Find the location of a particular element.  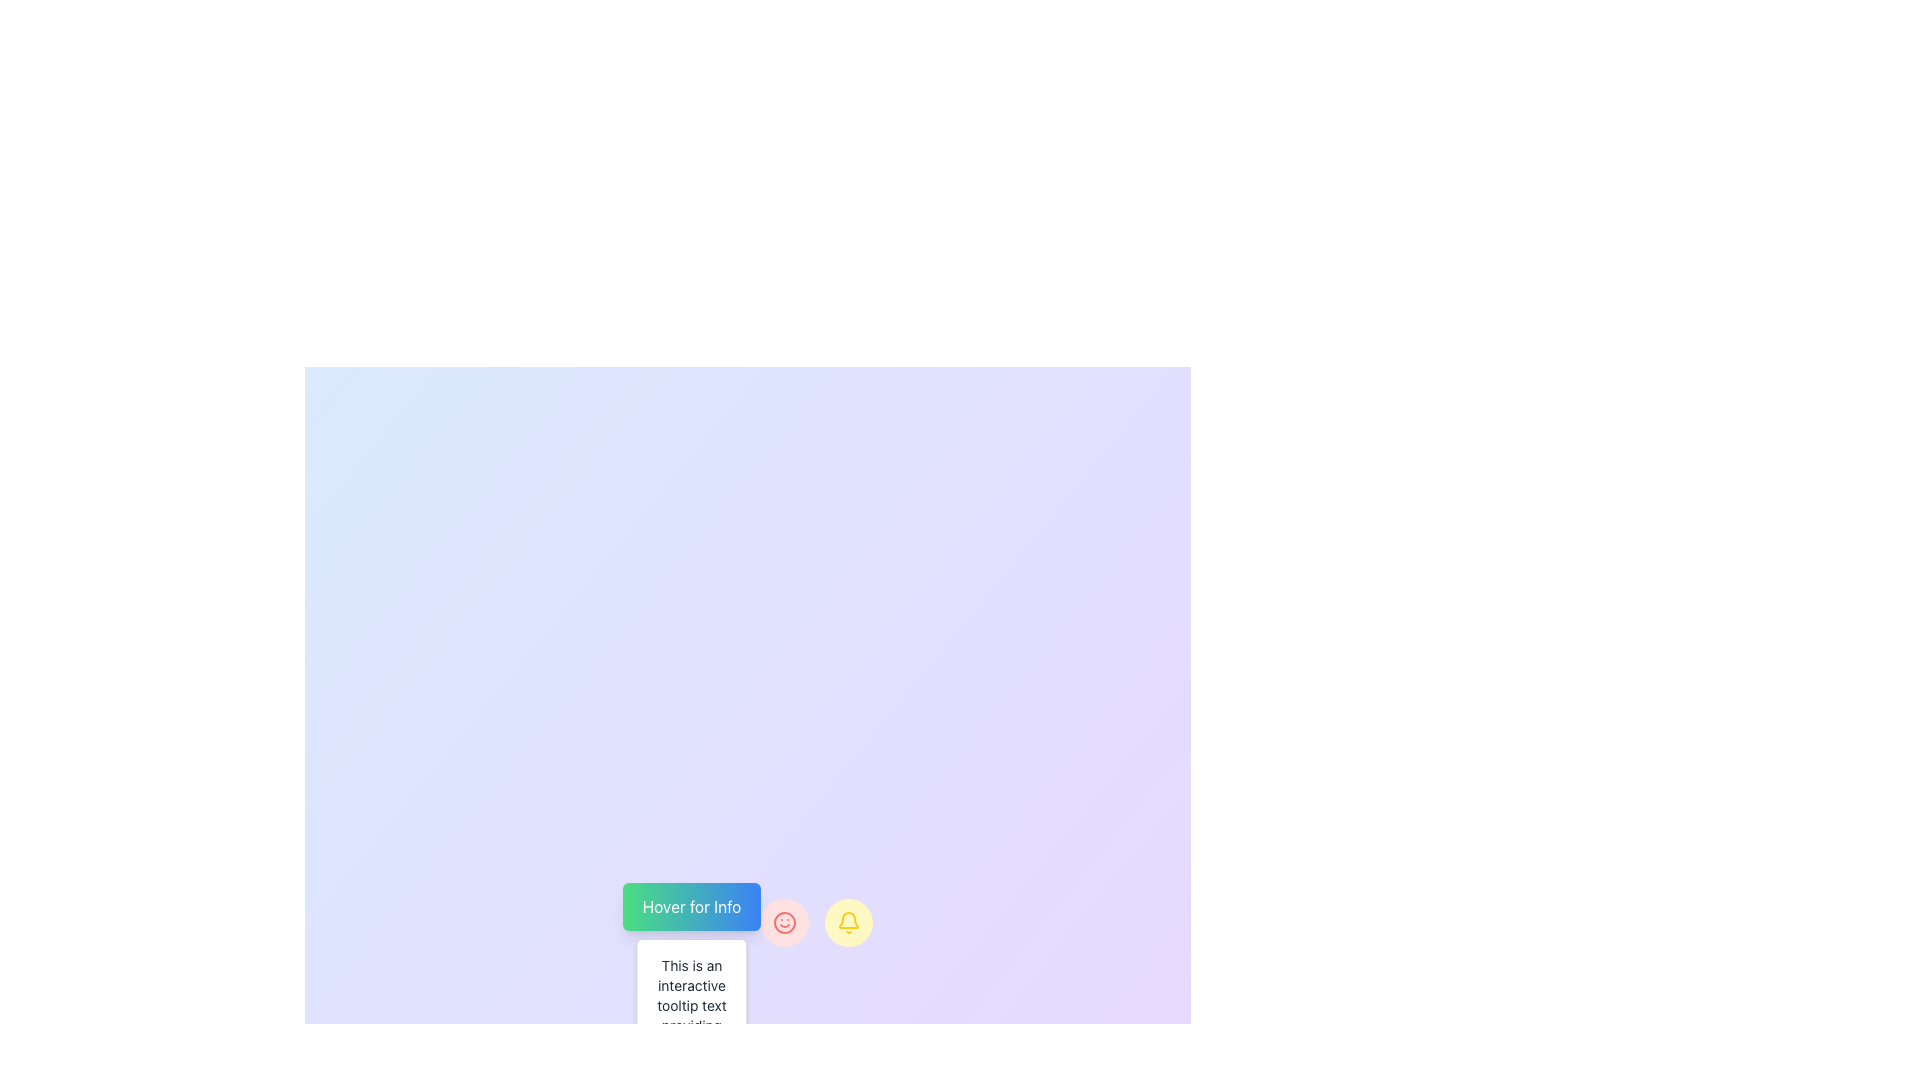

the yellow bell-shaped notification icon located at the bottom-right corner of the interface for additional options is located at coordinates (849, 920).